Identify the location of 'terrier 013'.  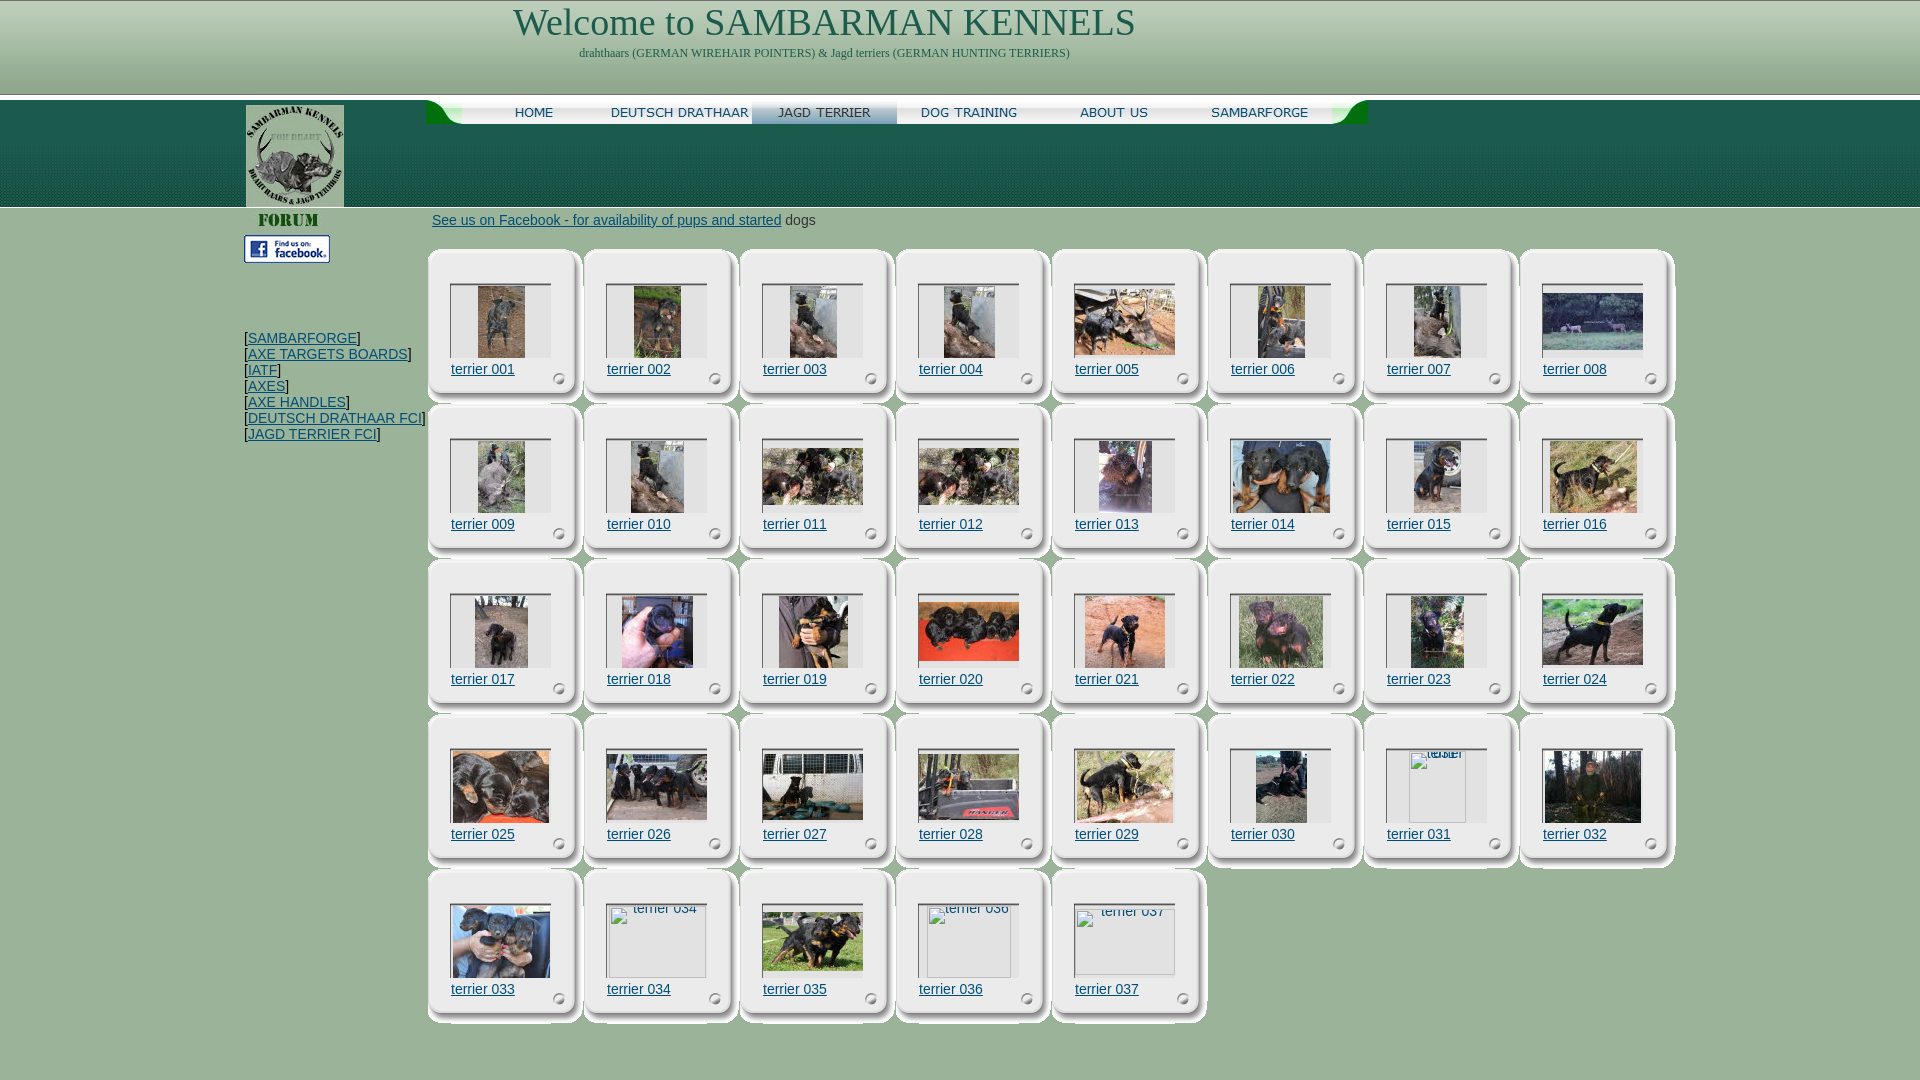
(1124, 477).